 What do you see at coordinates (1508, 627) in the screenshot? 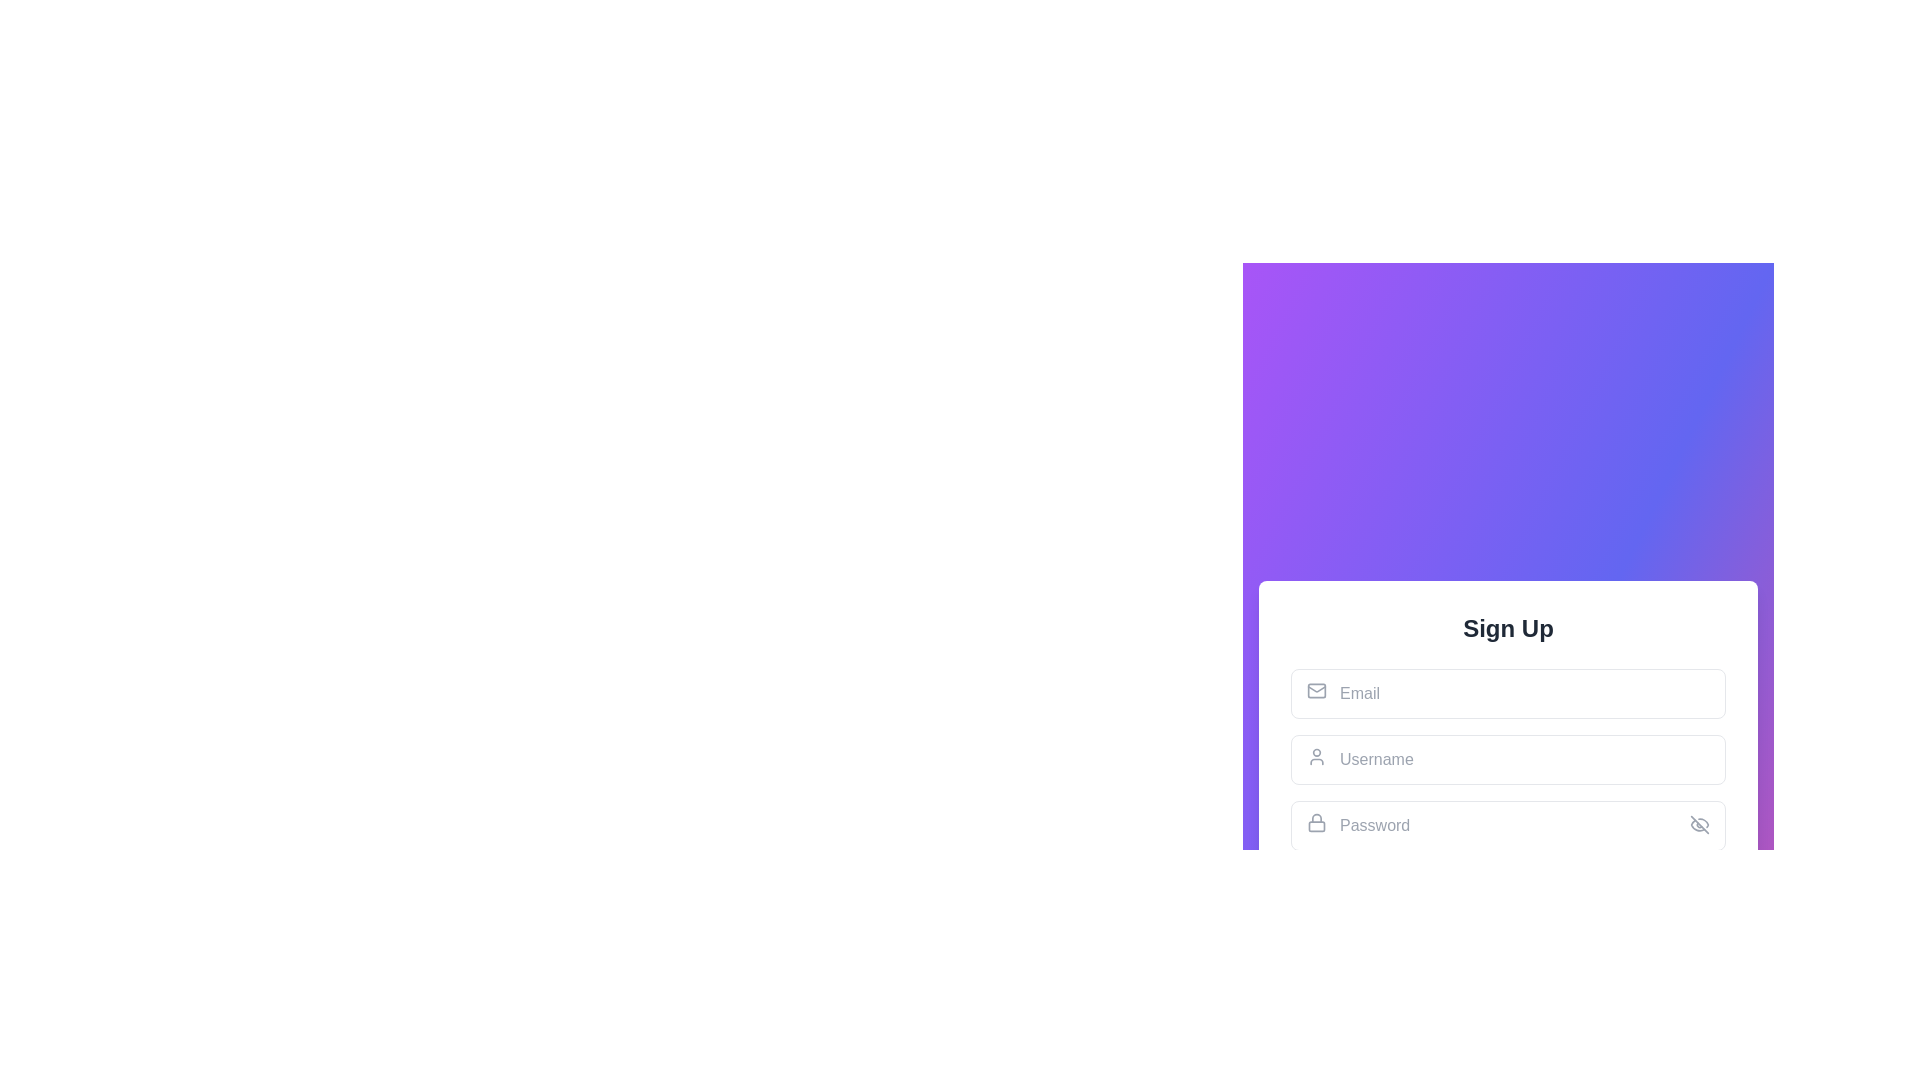
I see `the 'Sign Up' text header that is bold and prominently displayed at the top of the registration form` at bounding box center [1508, 627].